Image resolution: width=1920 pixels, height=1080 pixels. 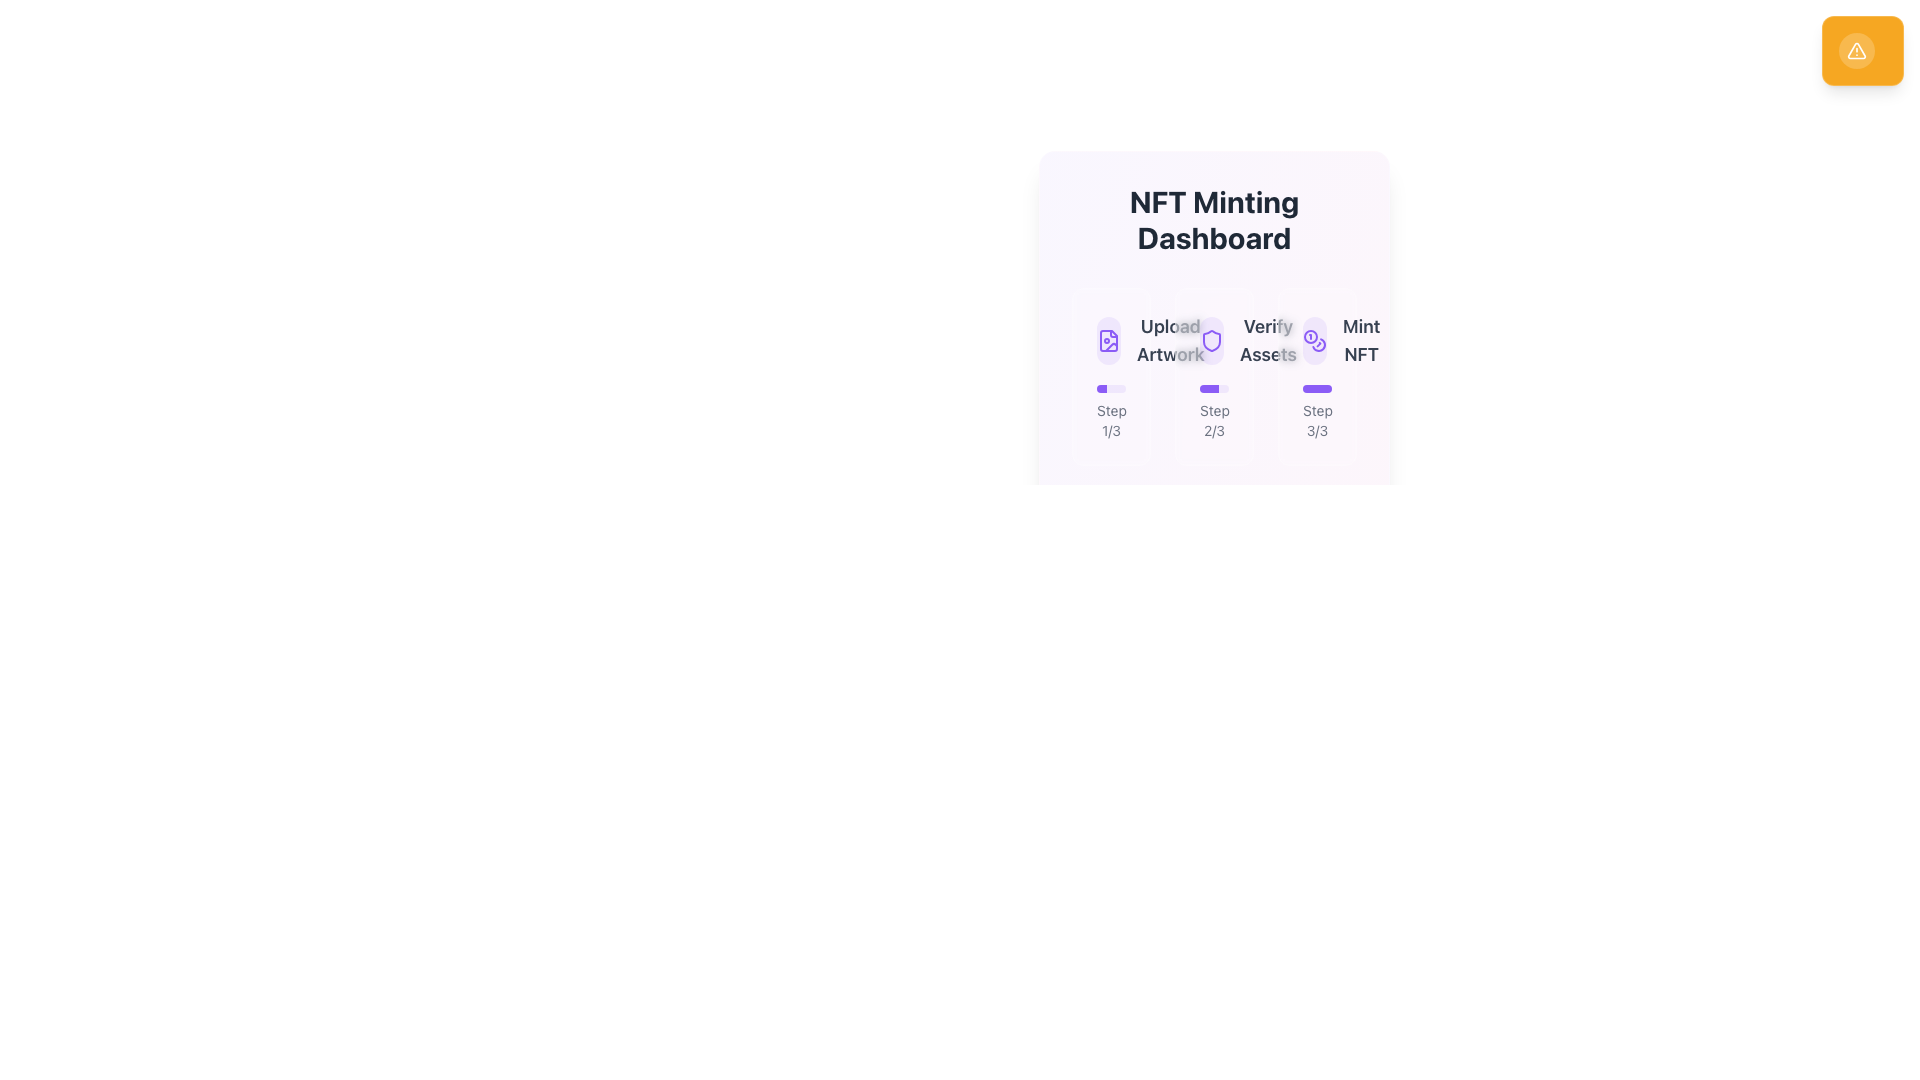 I want to click on the alert notification card located at the top-right corner of the interface to acknowledge or dismiss the alert, so click(x=1861, y=49).